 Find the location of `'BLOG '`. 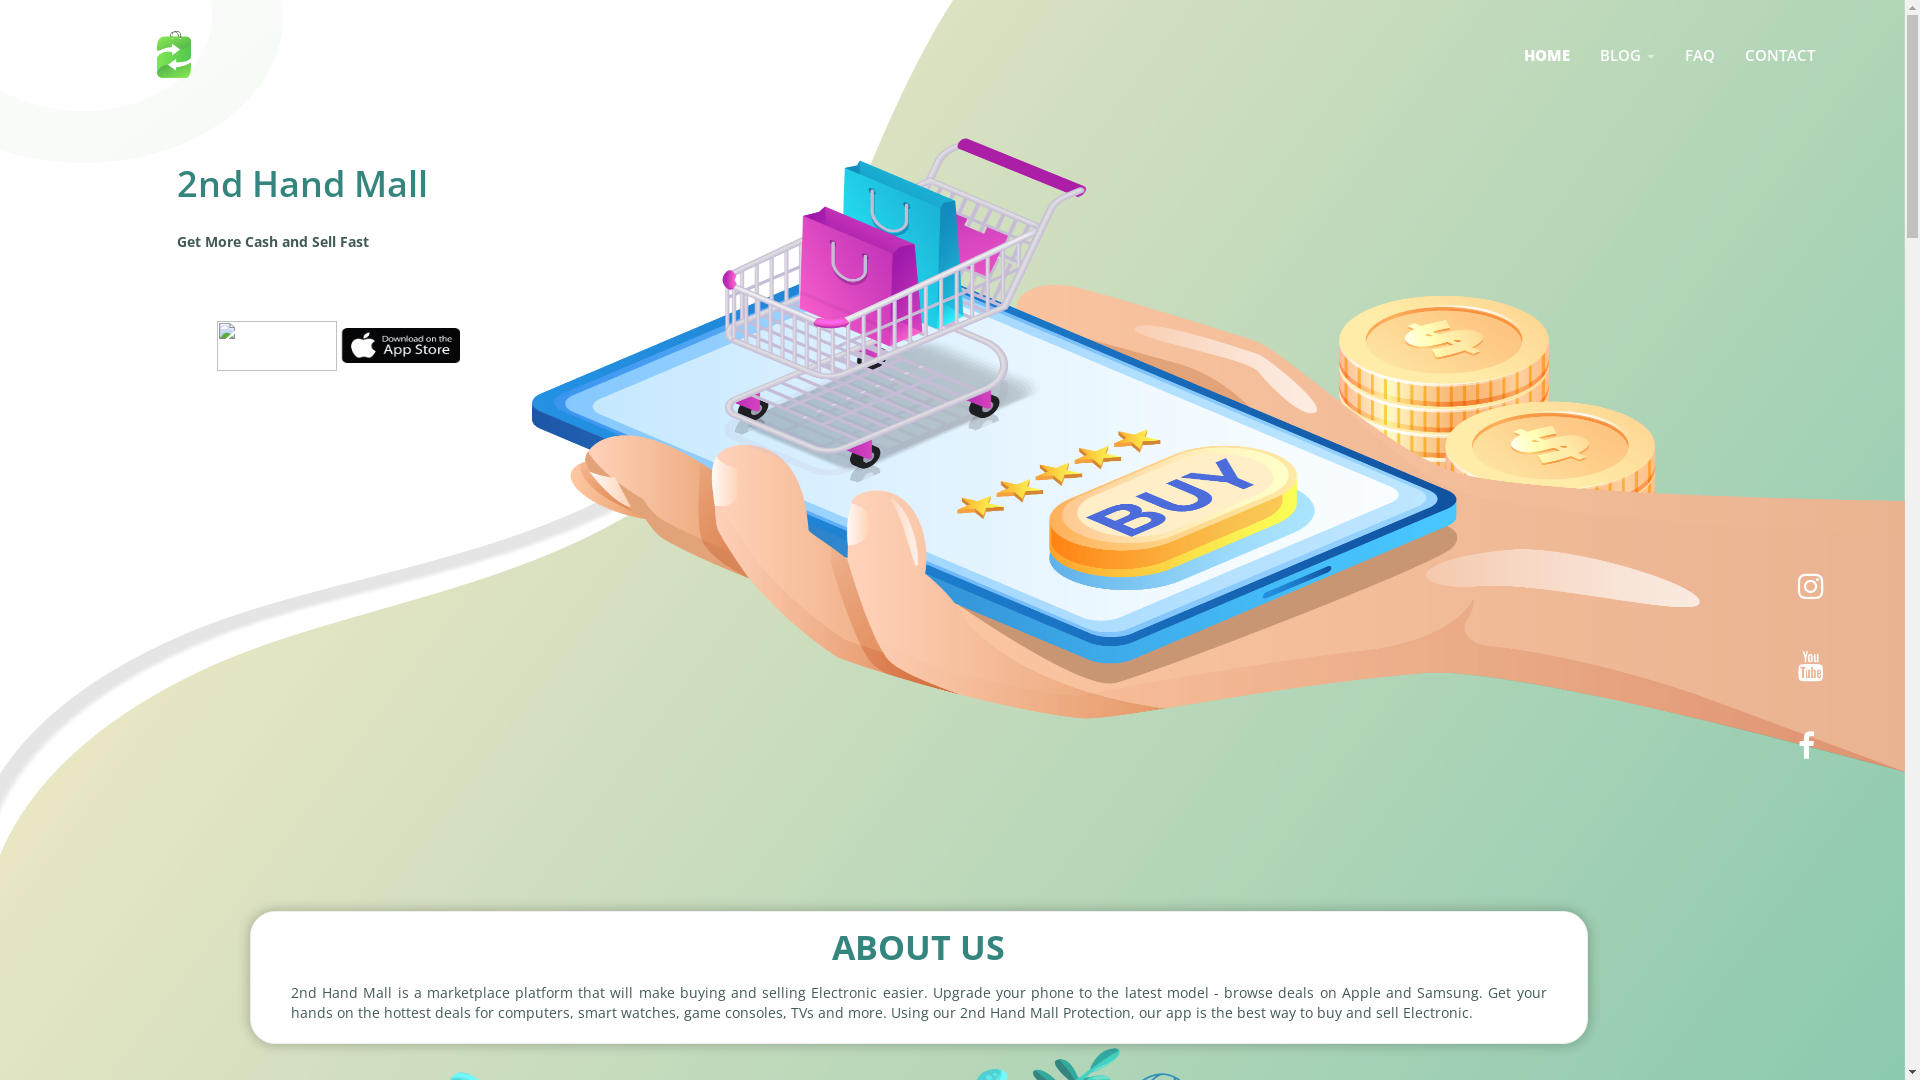

'BLOG ' is located at coordinates (1583, 53).